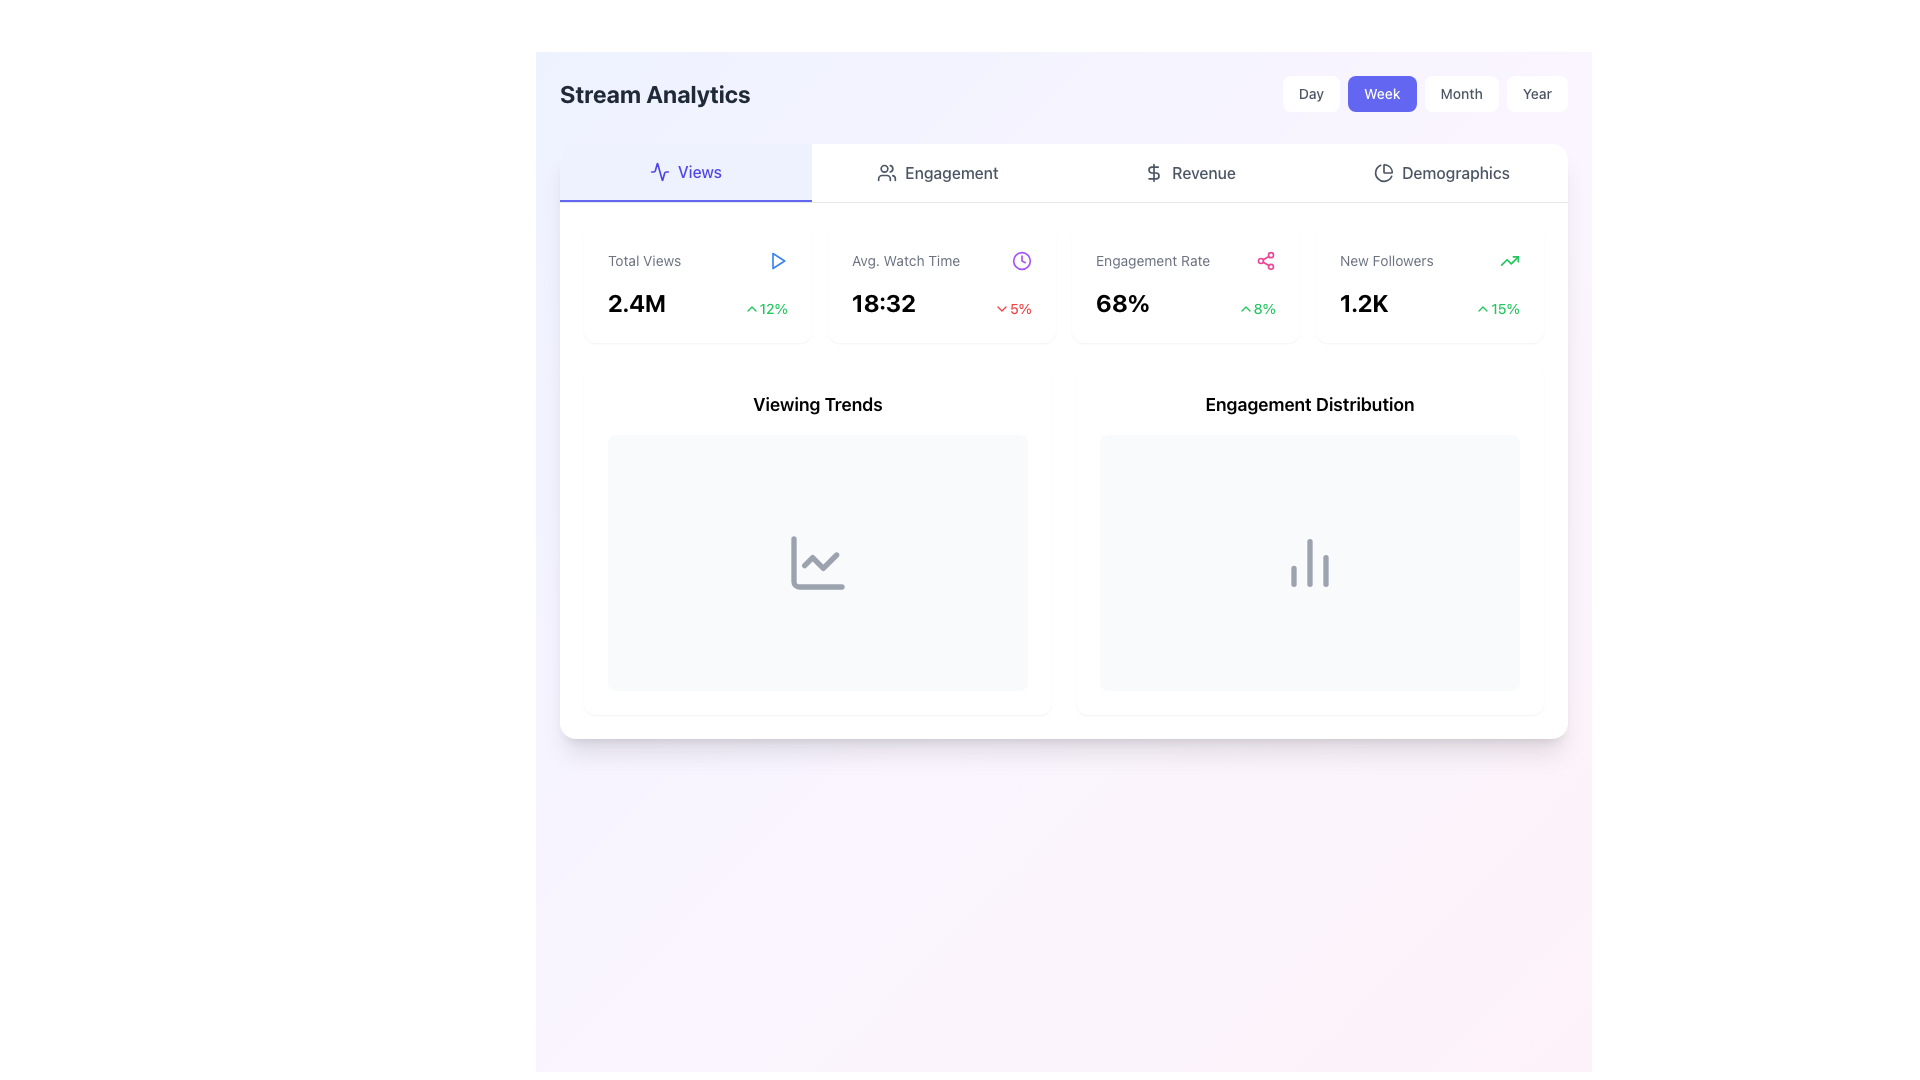 This screenshot has height=1080, width=1920. I want to click on the Text label located in the 'Engagement' tab section, which is positioned above the numerical value '68%' and to the left of a sharing symbol icon, so click(1153, 260).